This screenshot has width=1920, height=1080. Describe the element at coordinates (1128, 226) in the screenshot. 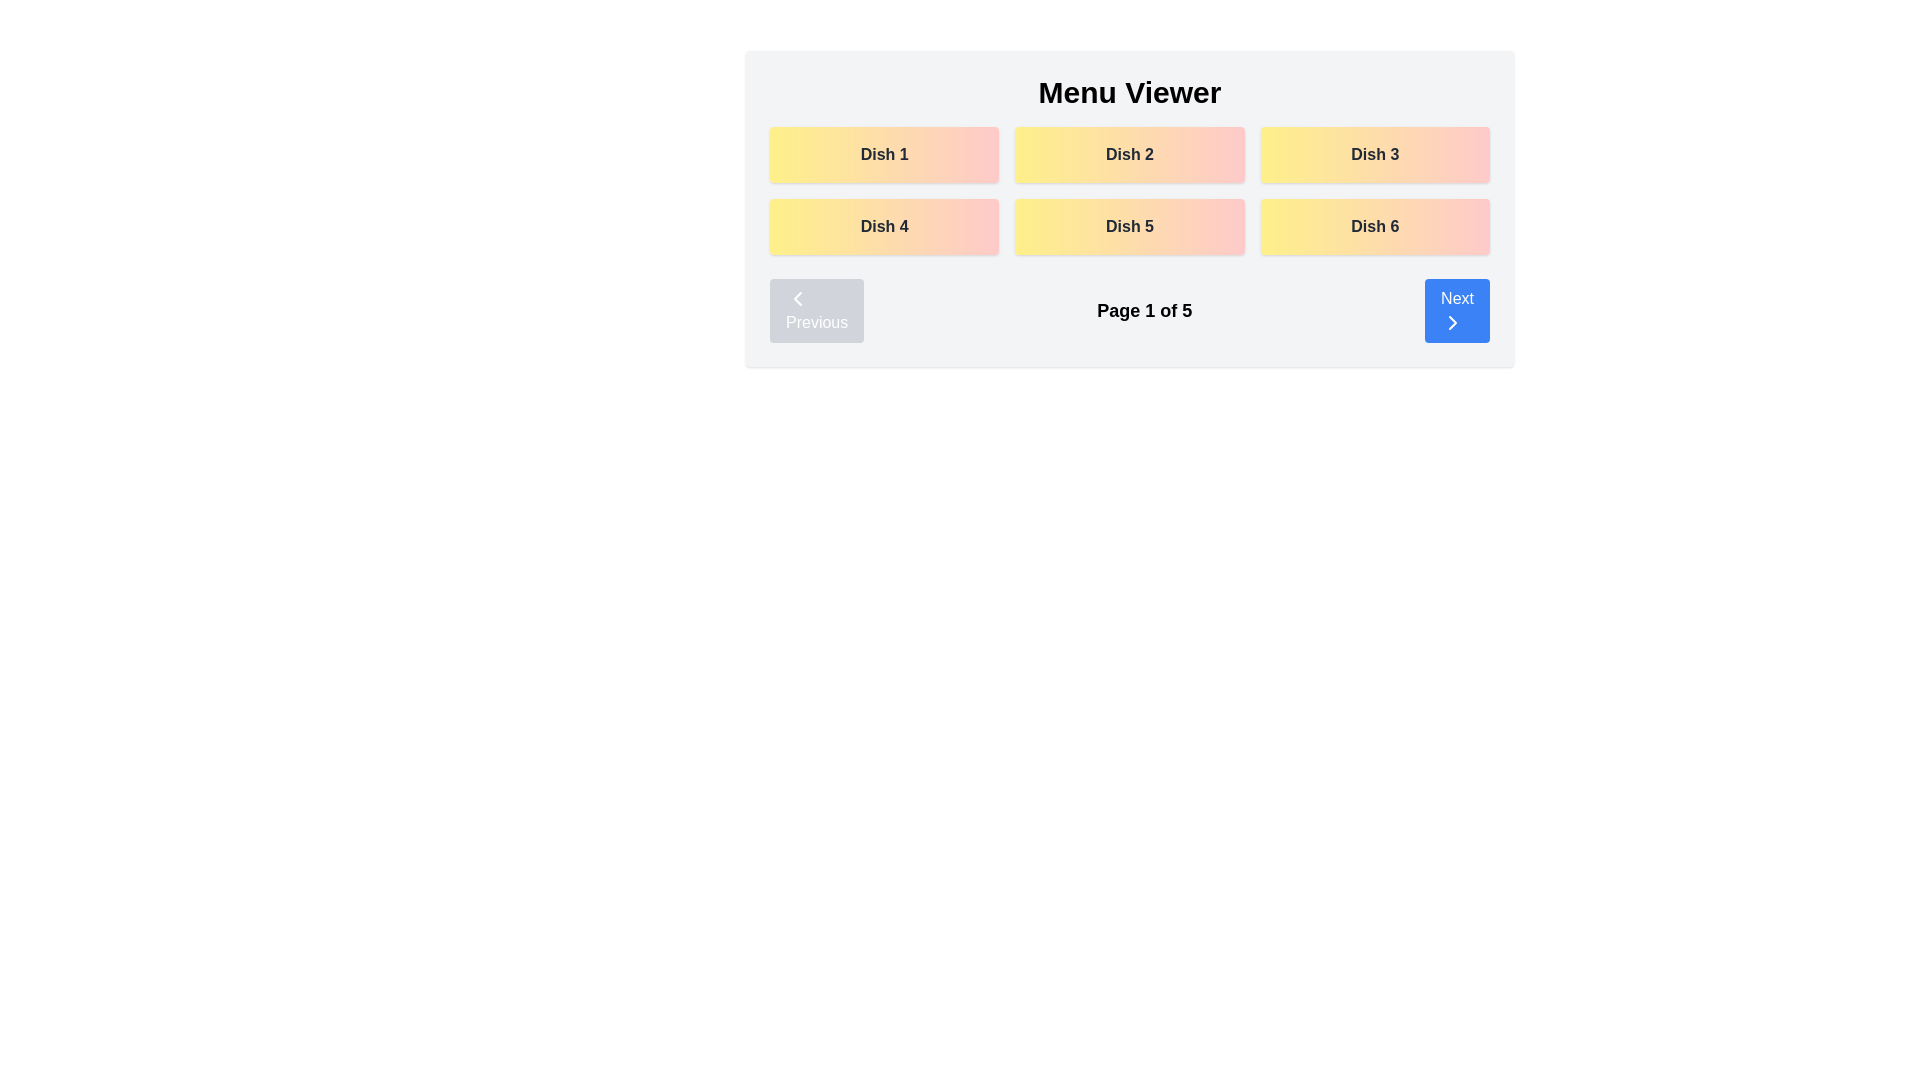

I see `the middle button in the second row of the grid layout labeled 'Dish 5'` at that location.